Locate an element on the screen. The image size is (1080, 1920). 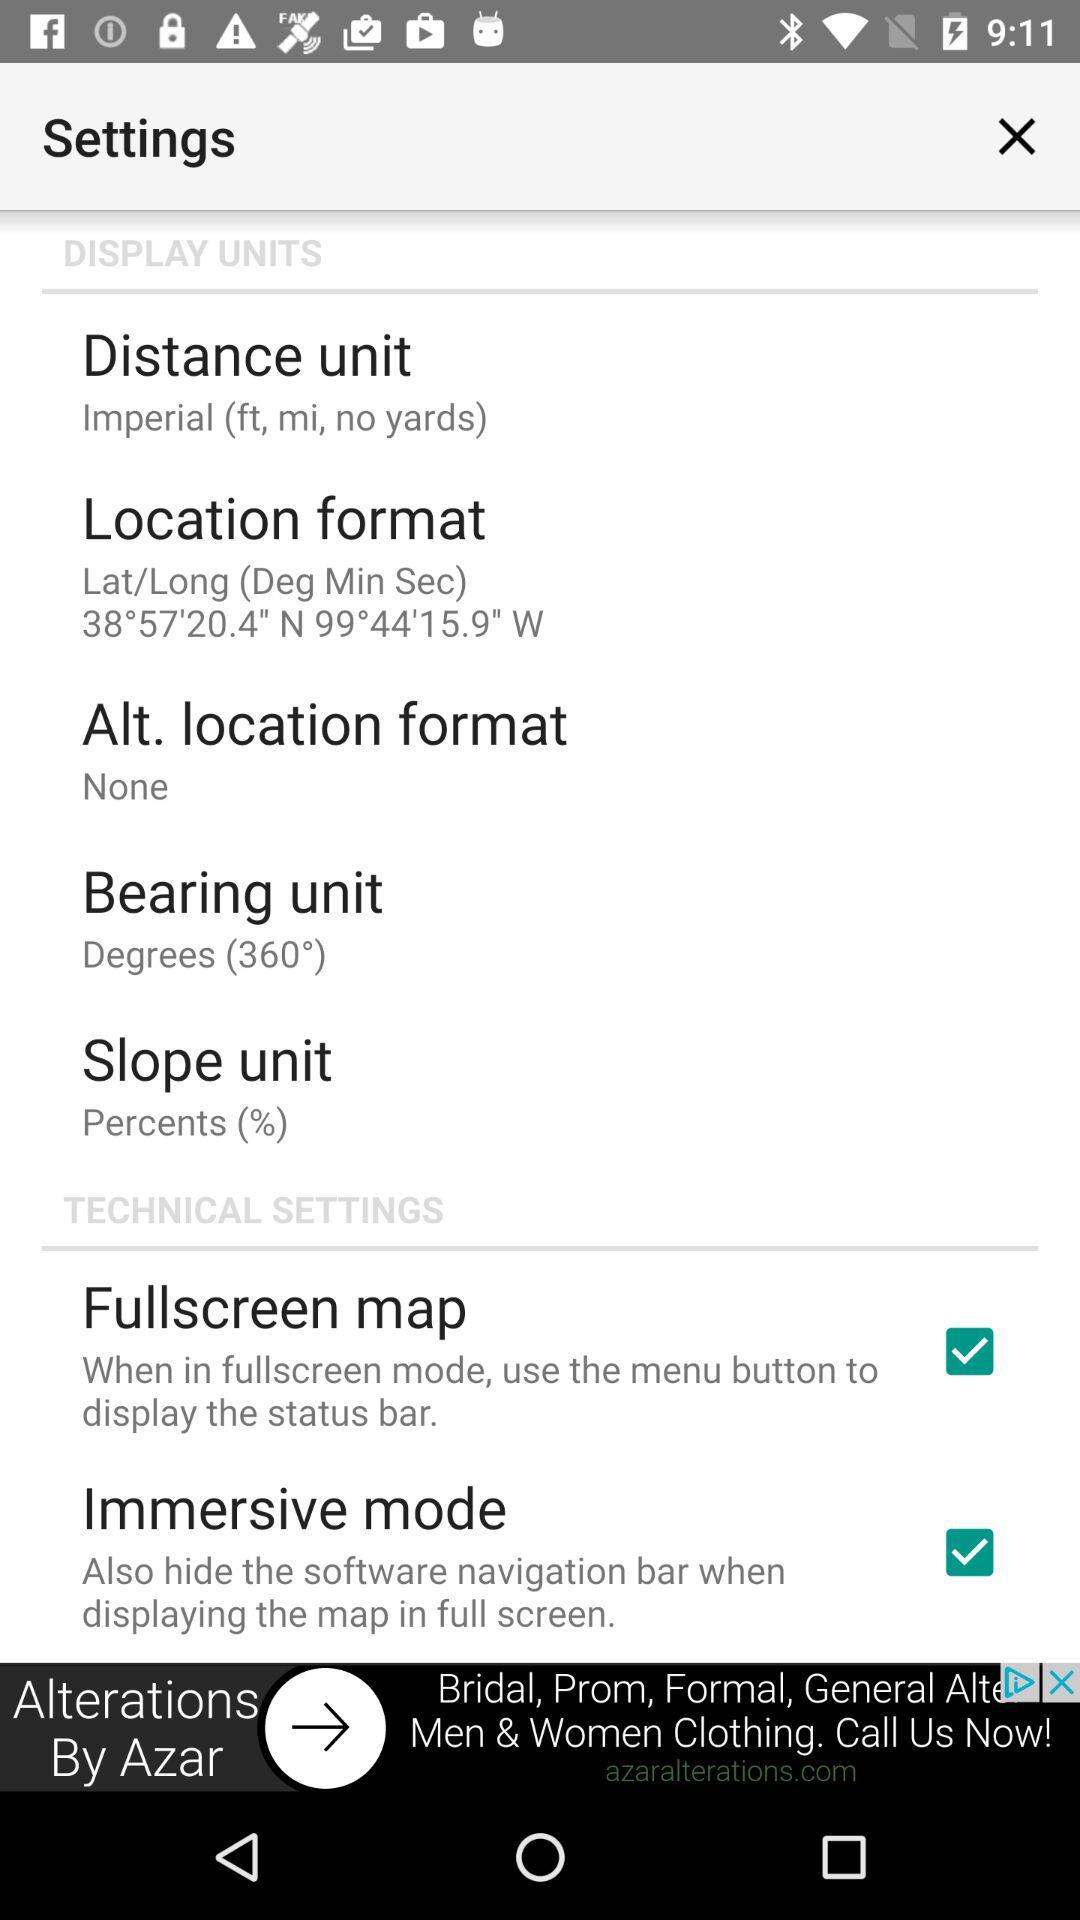
advertisement is located at coordinates (540, 1727).